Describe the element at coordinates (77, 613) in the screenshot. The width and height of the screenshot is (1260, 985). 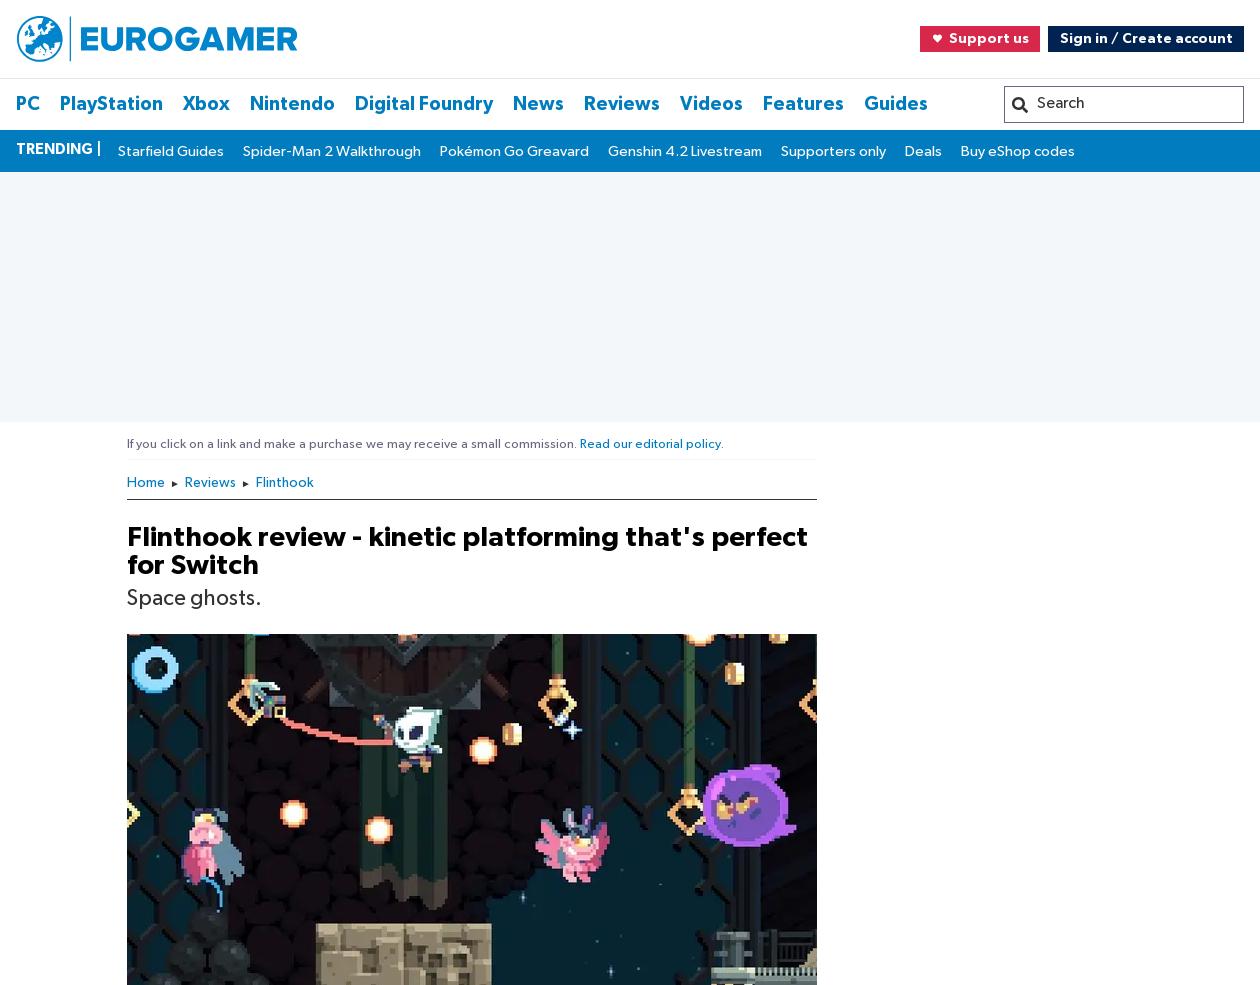
I see `'PlayStation'` at that location.